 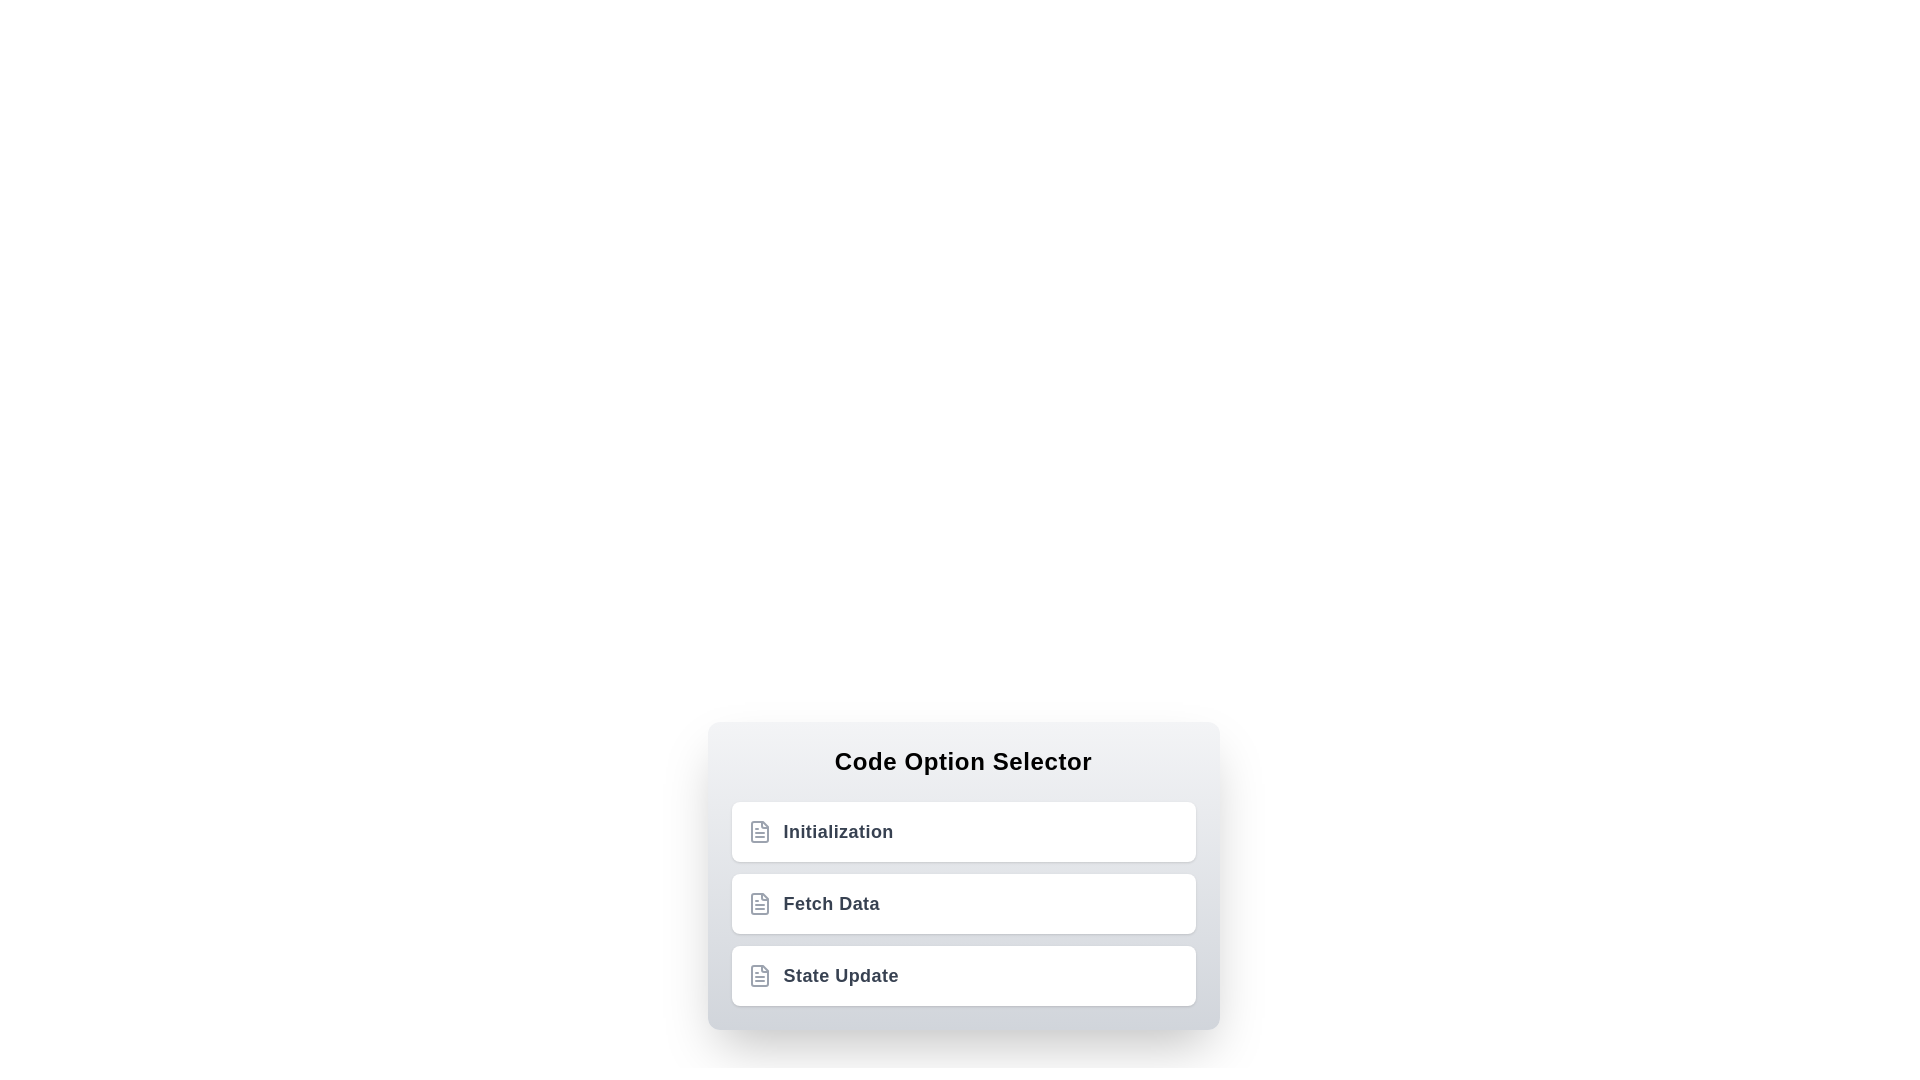 What do you see at coordinates (758, 974) in the screenshot?
I see `the document icon styled in gray, located next to the text 'State Update'` at bounding box center [758, 974].